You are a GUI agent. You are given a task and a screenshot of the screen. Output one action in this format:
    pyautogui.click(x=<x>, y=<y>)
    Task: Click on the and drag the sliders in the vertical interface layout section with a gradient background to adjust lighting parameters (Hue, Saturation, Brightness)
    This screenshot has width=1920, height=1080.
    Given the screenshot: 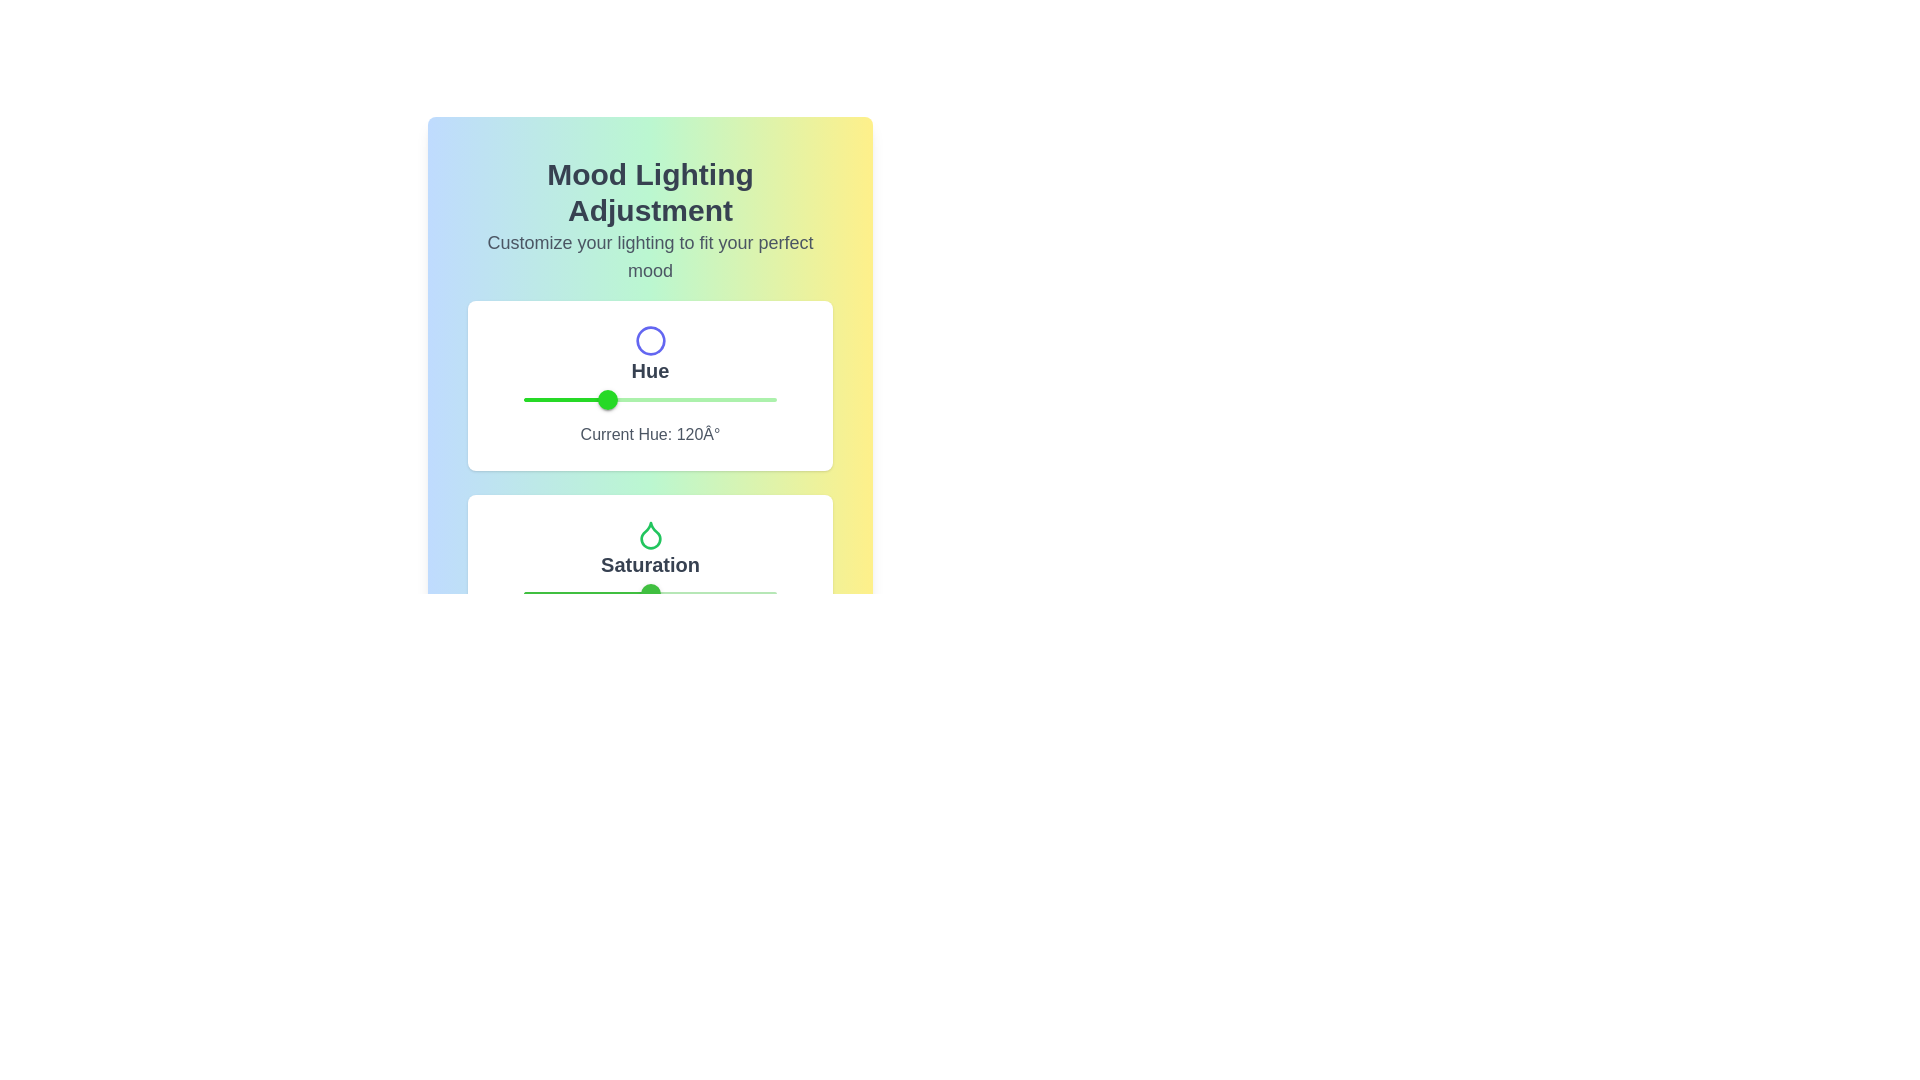 What is the action you would take?
    pyautogui.click(x=650, y=342)
    